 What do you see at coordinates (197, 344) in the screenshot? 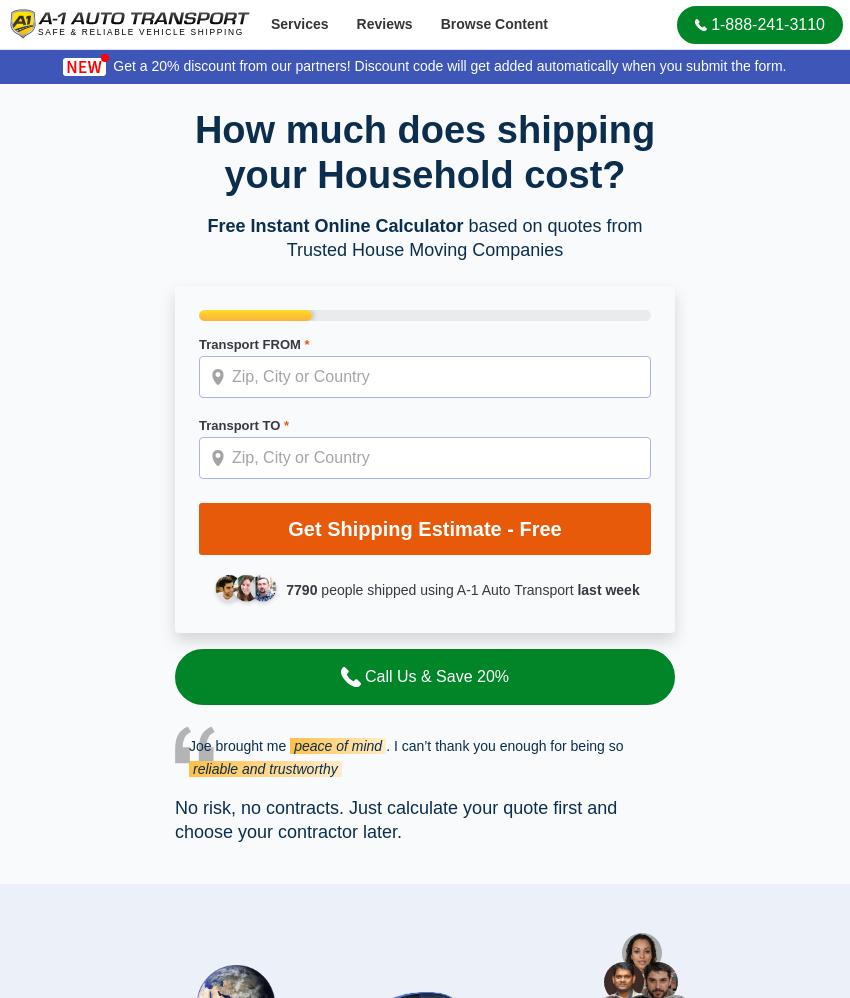
I see `'Transport FROM'` at bounding box center [197, 344].